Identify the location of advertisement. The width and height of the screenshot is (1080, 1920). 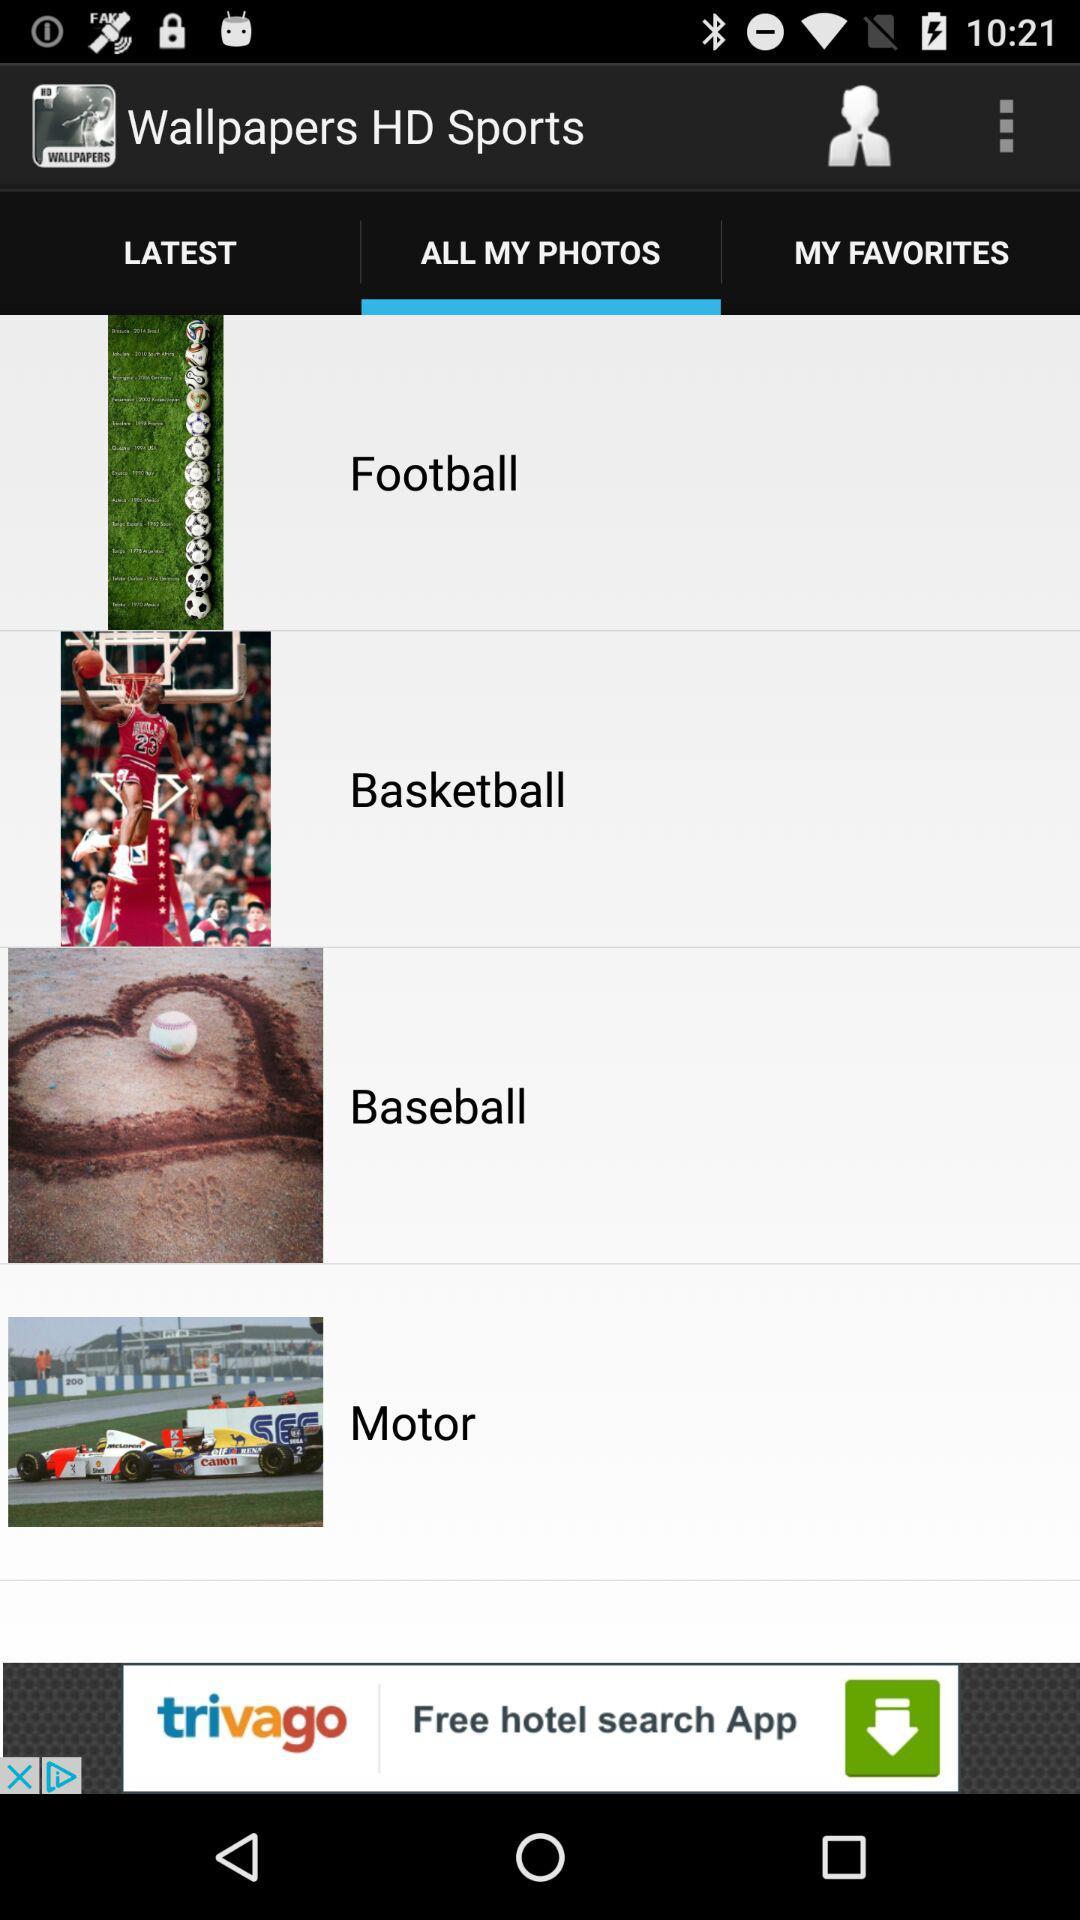
(540, 1727).